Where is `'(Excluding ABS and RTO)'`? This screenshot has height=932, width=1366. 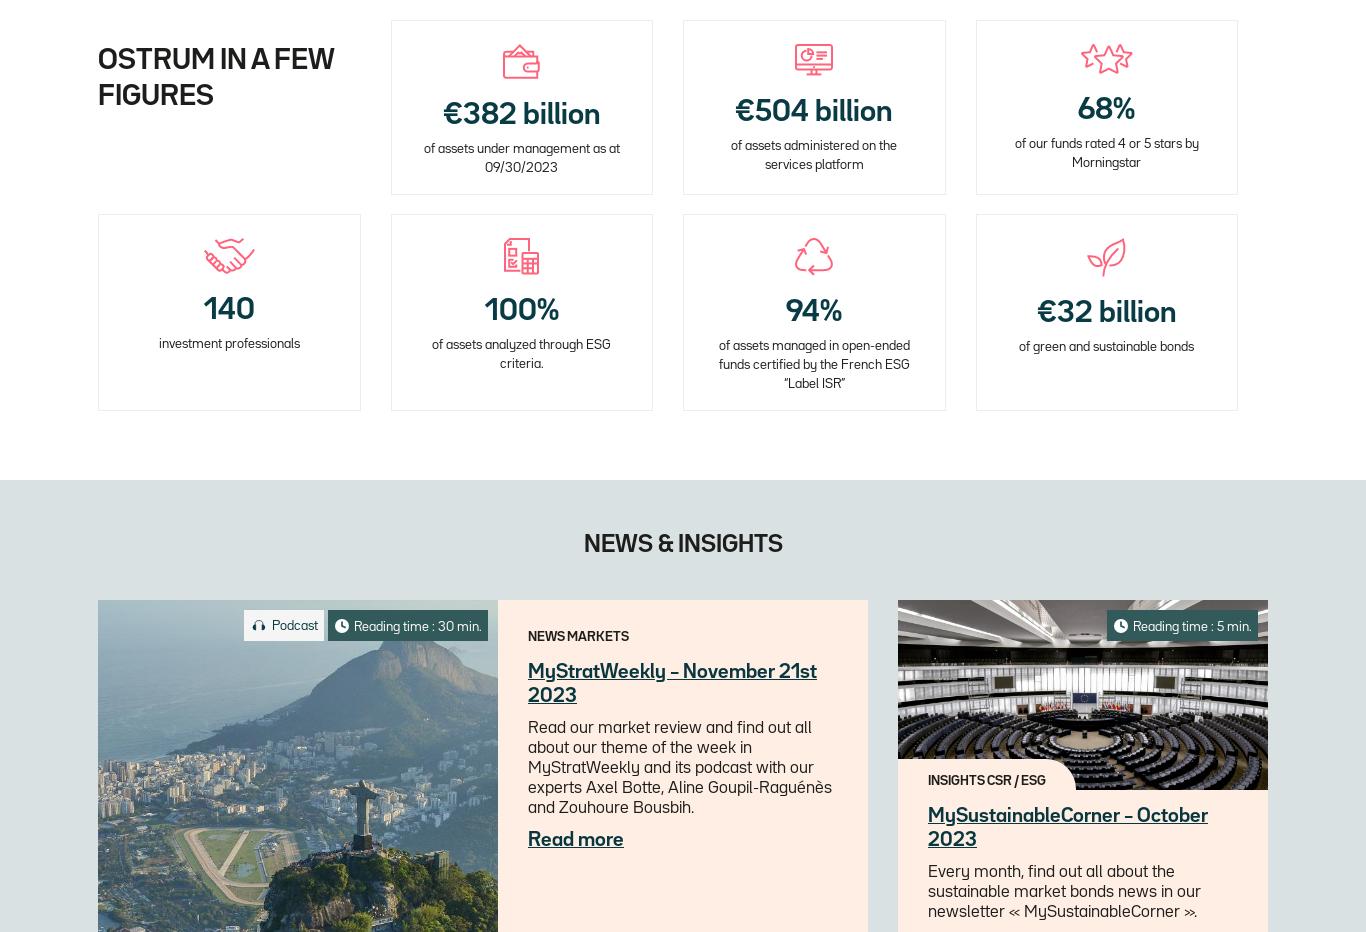
'(Excluding ABS and RTO)' is located at coordinates (521, 433).